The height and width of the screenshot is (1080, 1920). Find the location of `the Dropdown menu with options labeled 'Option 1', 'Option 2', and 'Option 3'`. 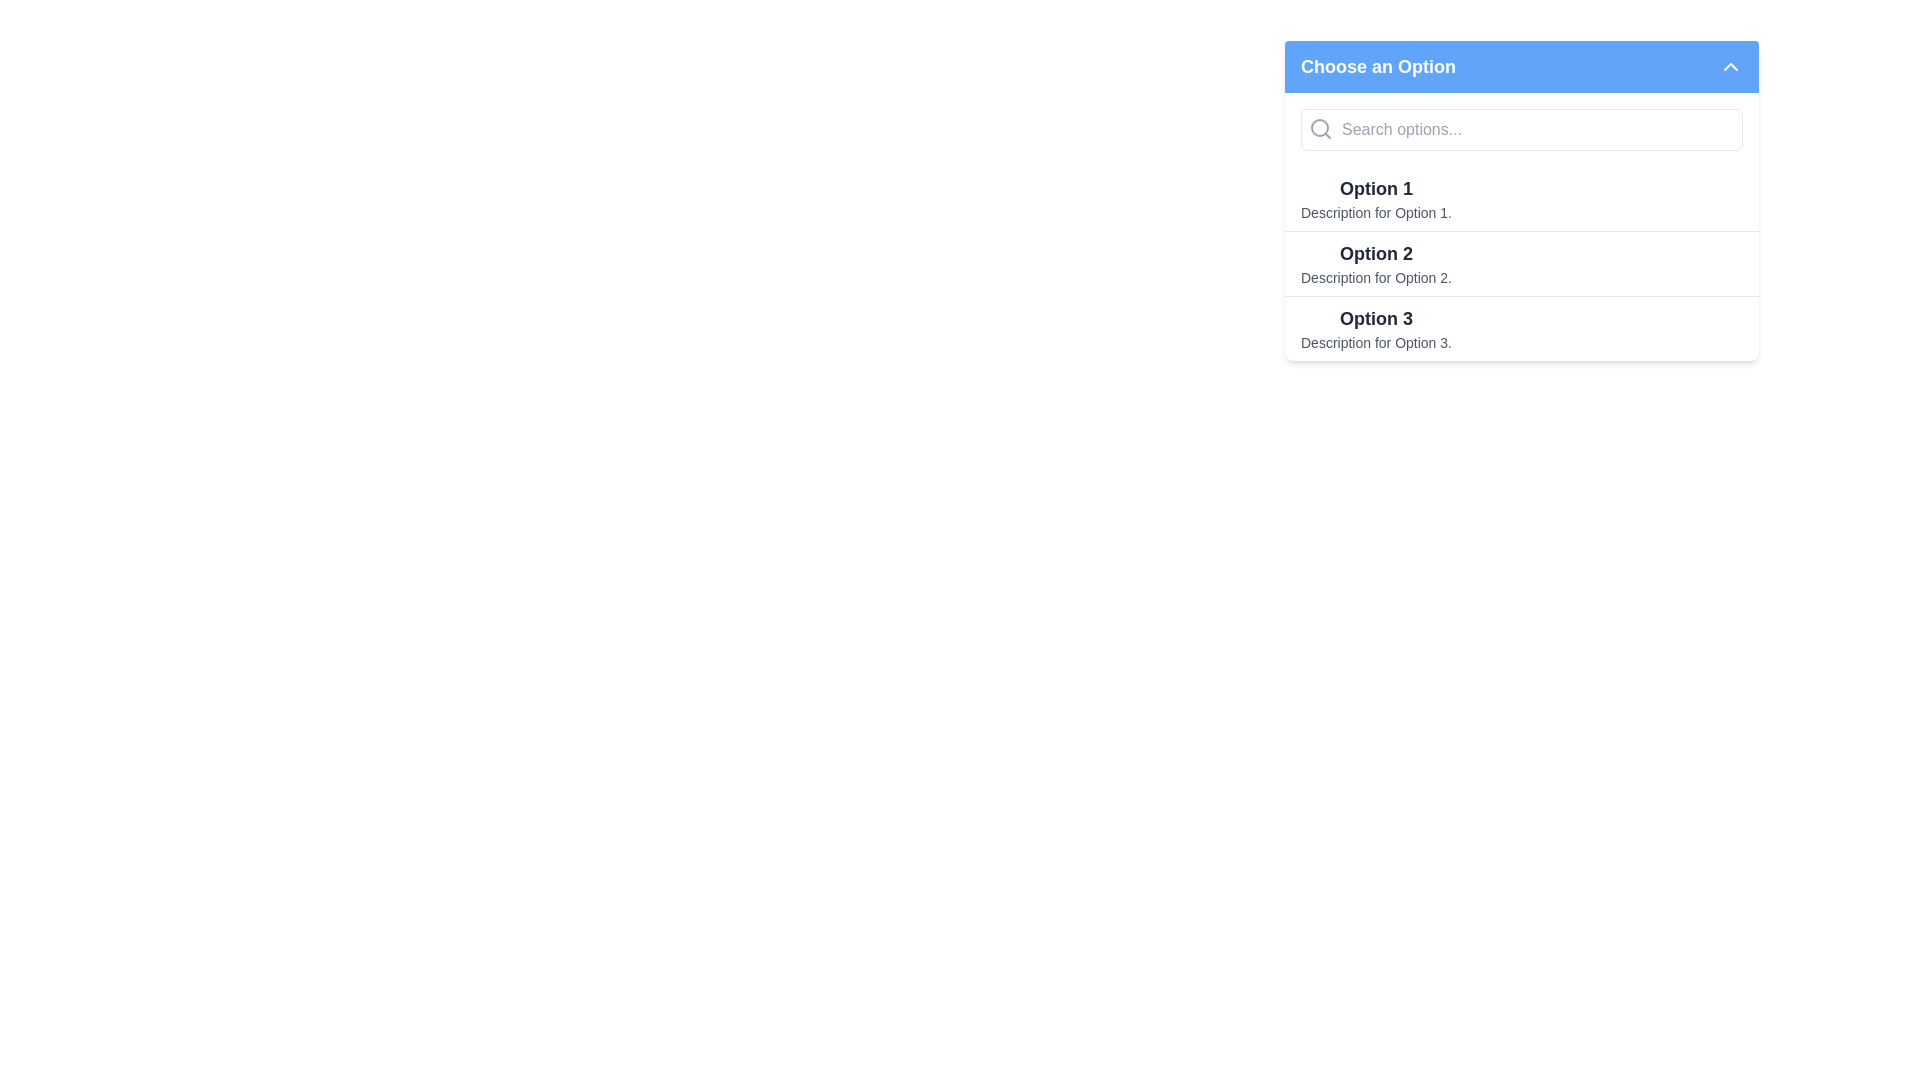

the Dropdown menu with options labeled 'Option 1', 'Option 2', and 'Option 3' is located at coordinates (1520, 200).